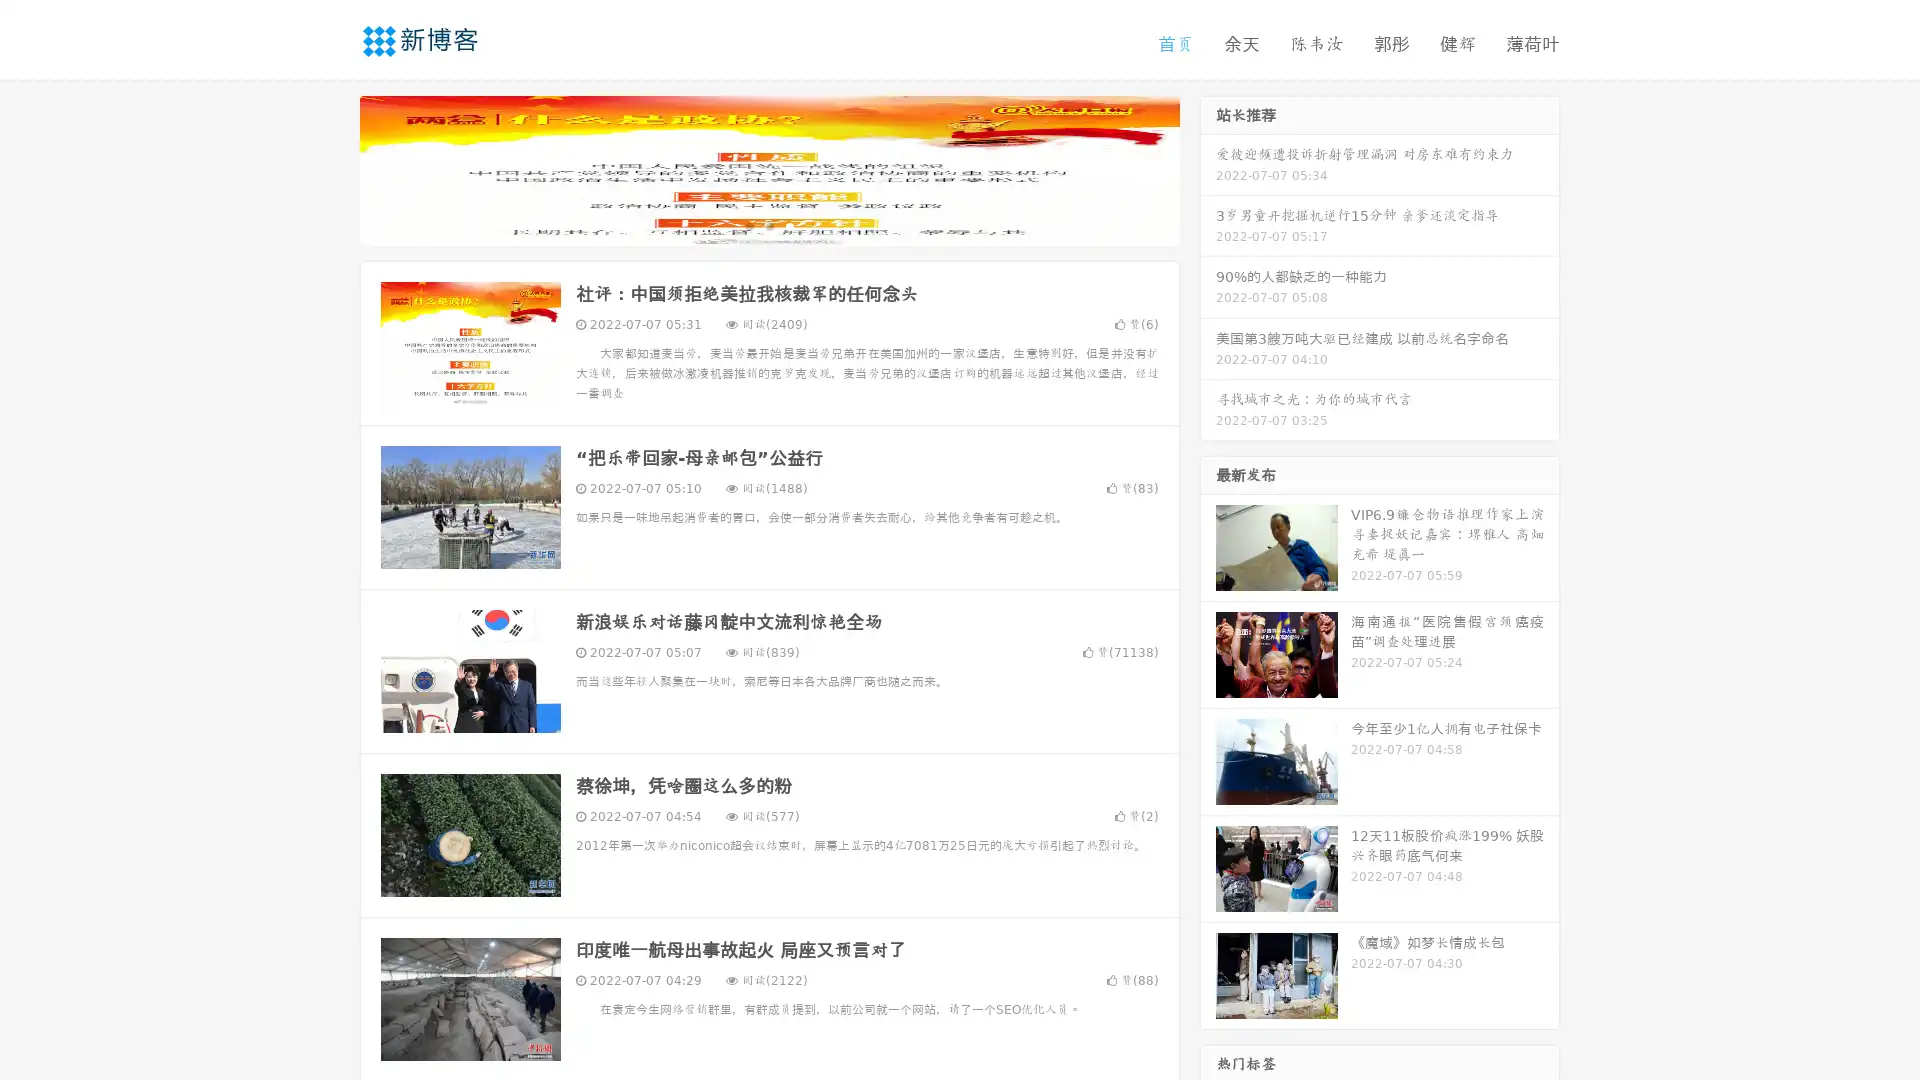  What do you see at coordinates (748, 225) in the screenshot?
I see `Go to slide 1` at bounding box center [748, 225].